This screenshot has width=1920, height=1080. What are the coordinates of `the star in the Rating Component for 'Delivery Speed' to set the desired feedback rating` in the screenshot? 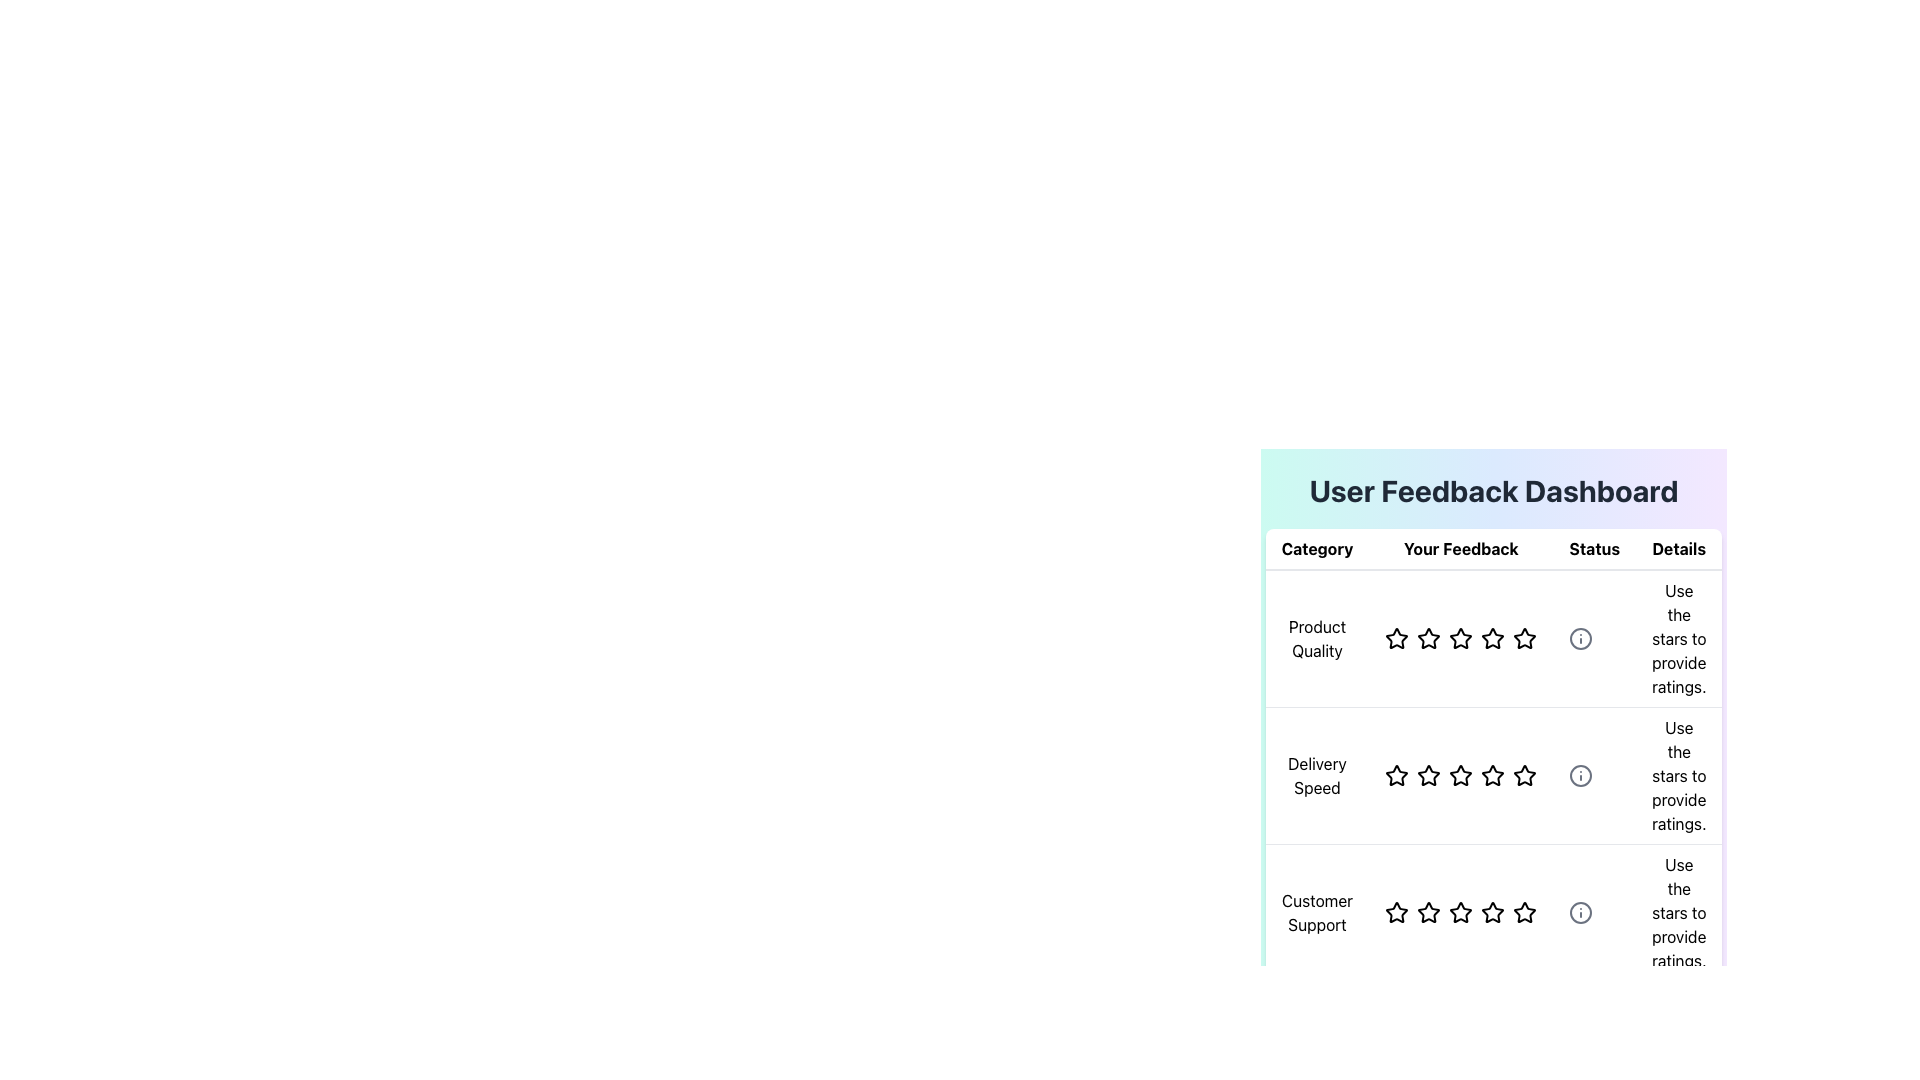 It's located at (1461, 774).